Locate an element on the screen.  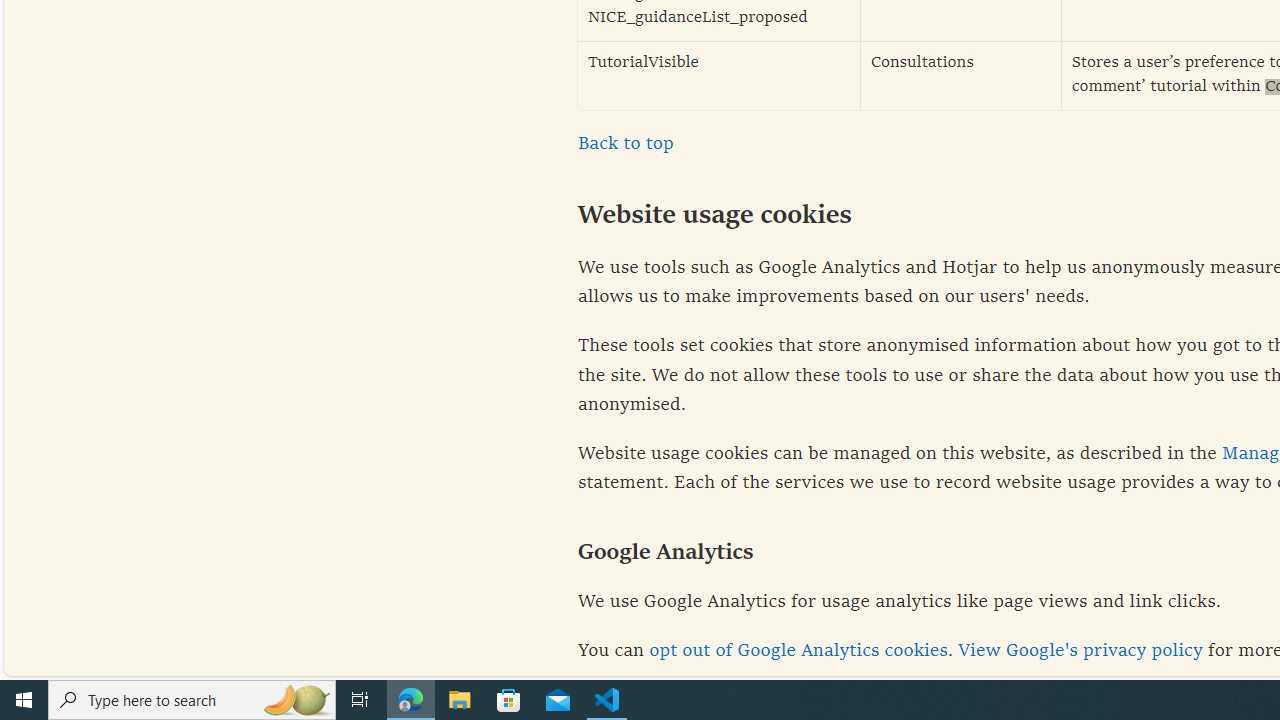
'opt out of Google Analytics cookies' is located at coordinates (797, 651).